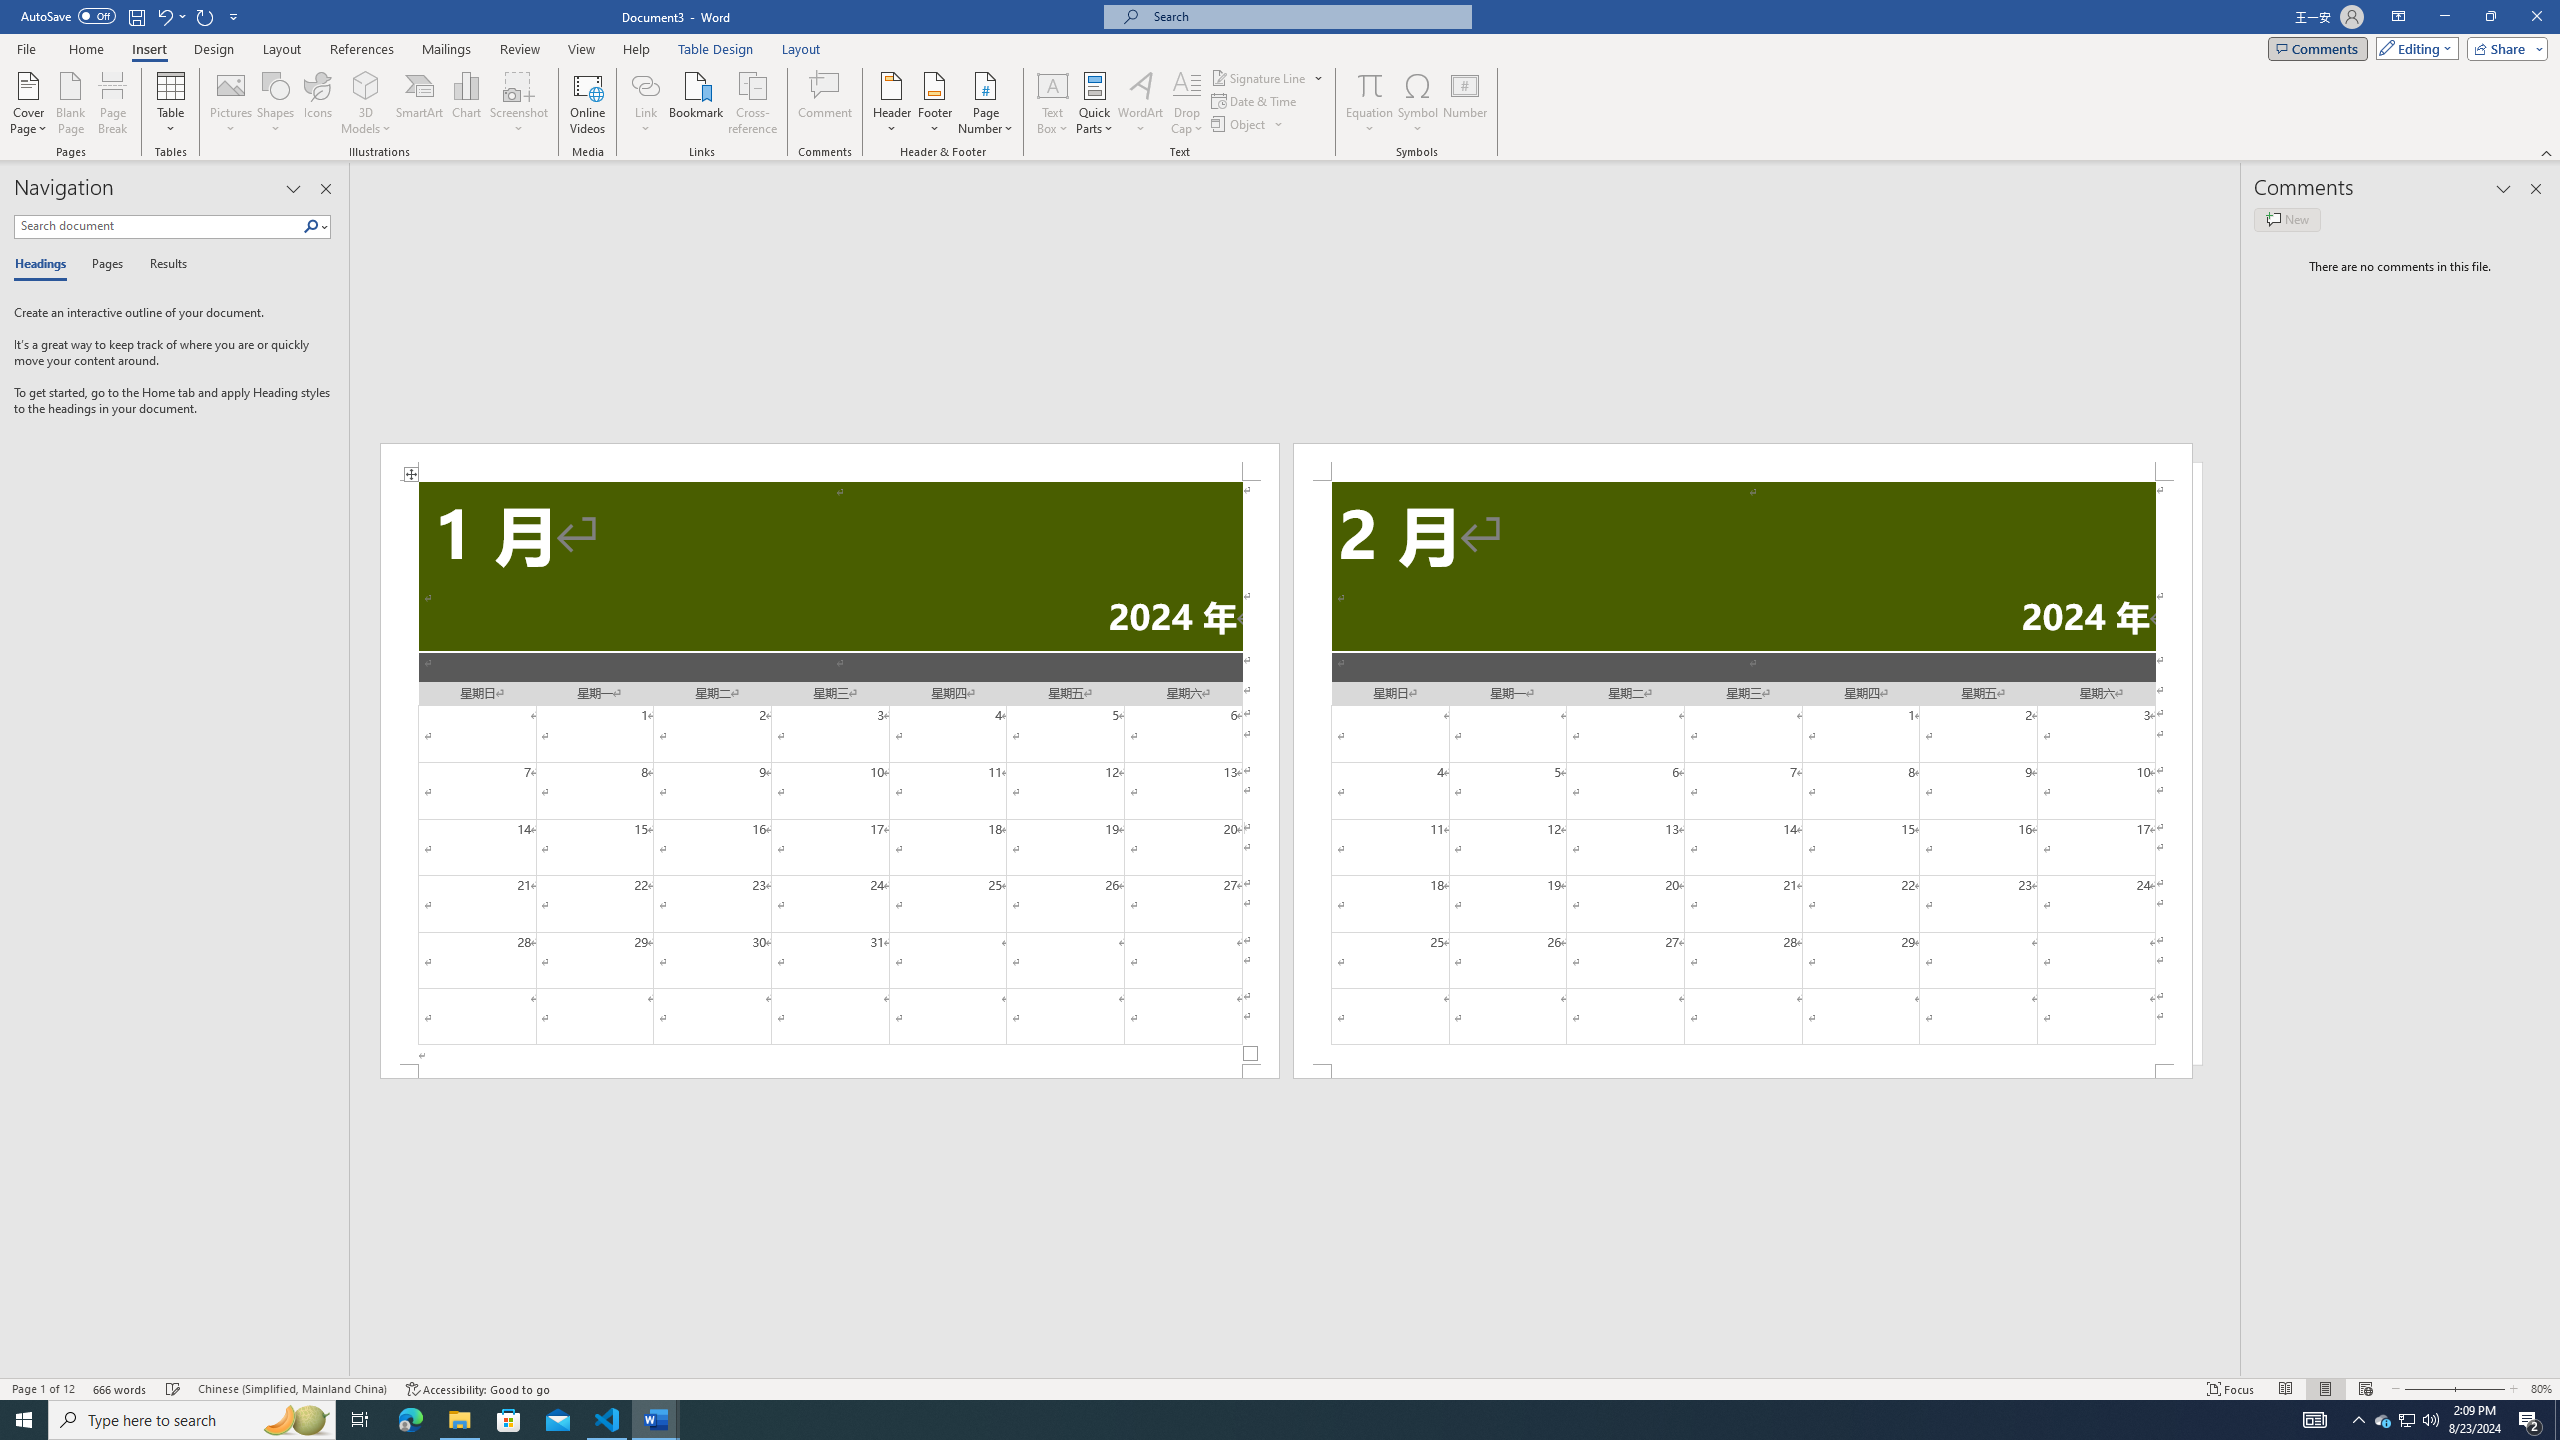  I want to click on 'Share', so click(2502, 47).